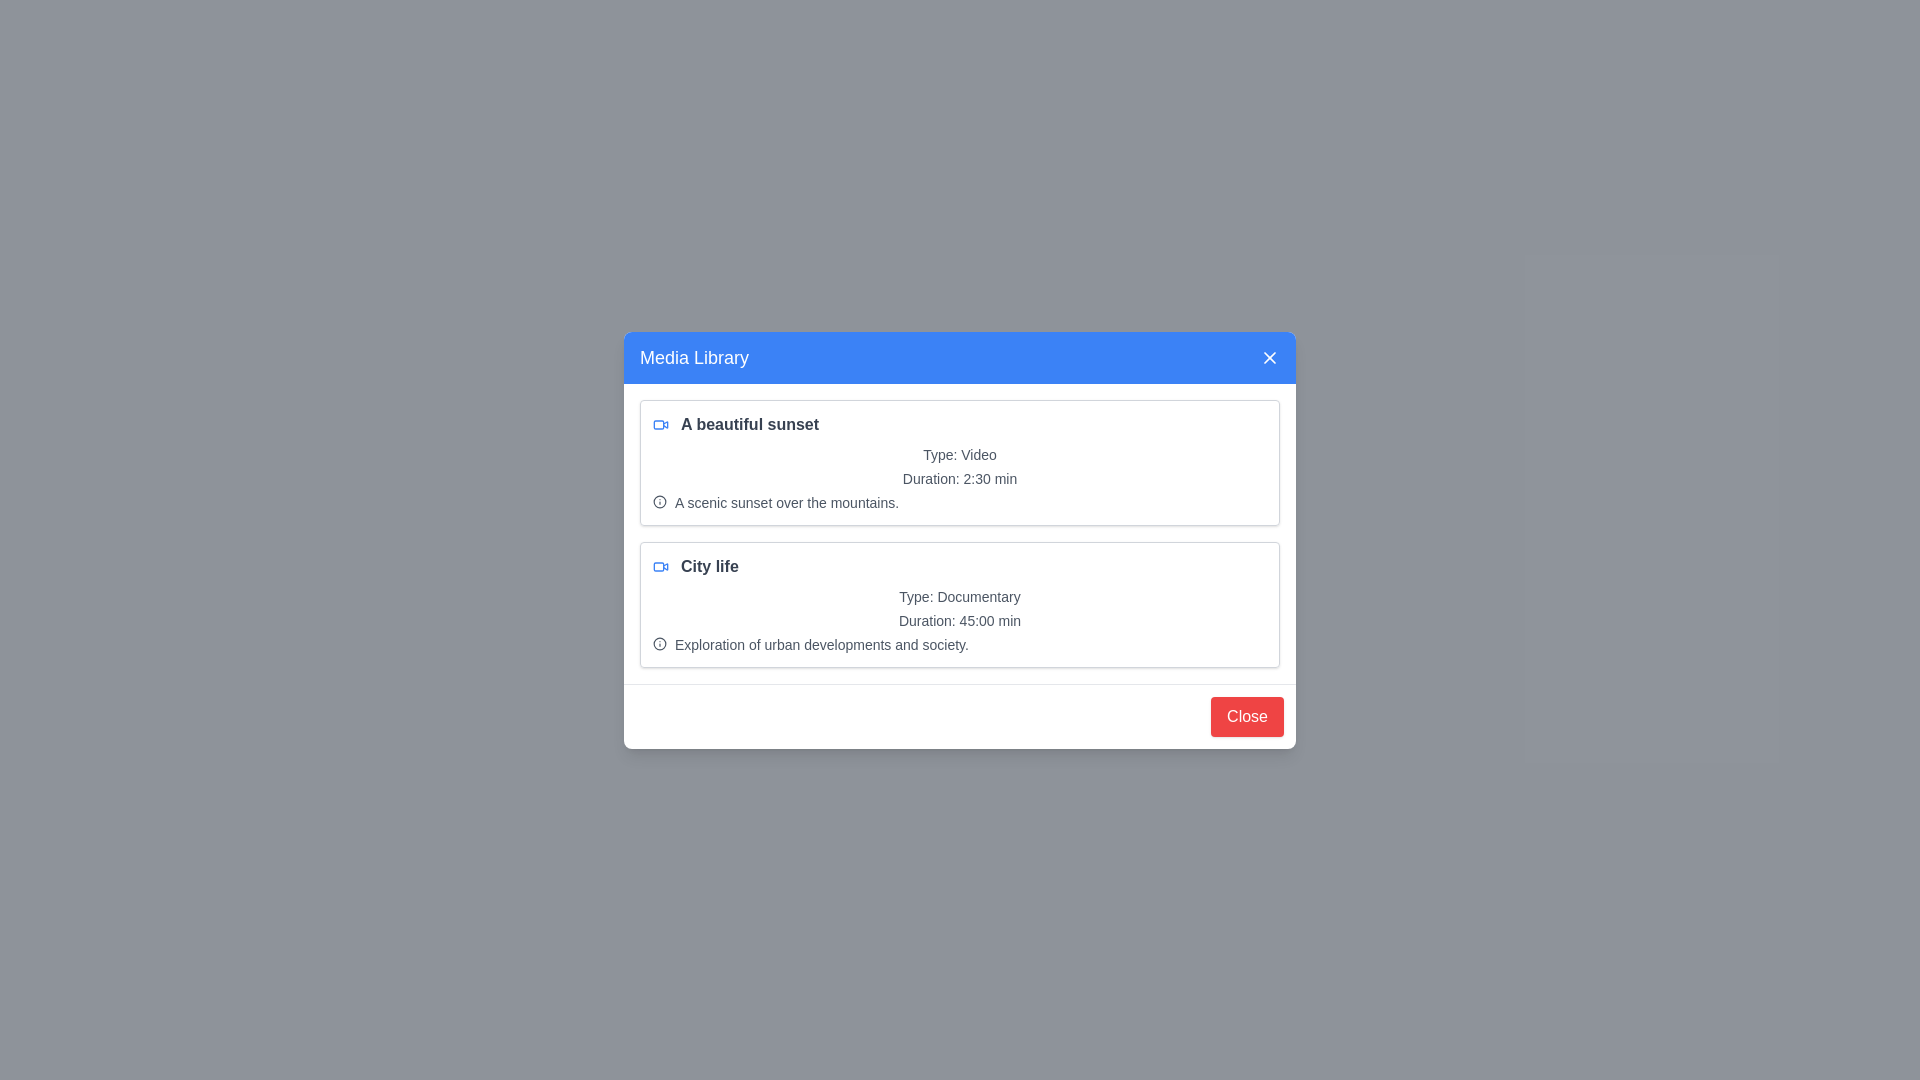 The height and width of the screenshot is (1080, 1920). Describe the element at coordinates (960, 478) in the screenshot. I see `the embedded links or icons within the Text block that displays video-related information, which includes 'Type: Video', 'Duration: 2:30 min', and a description 'A scenic sunset over the mountains.'` at that location.